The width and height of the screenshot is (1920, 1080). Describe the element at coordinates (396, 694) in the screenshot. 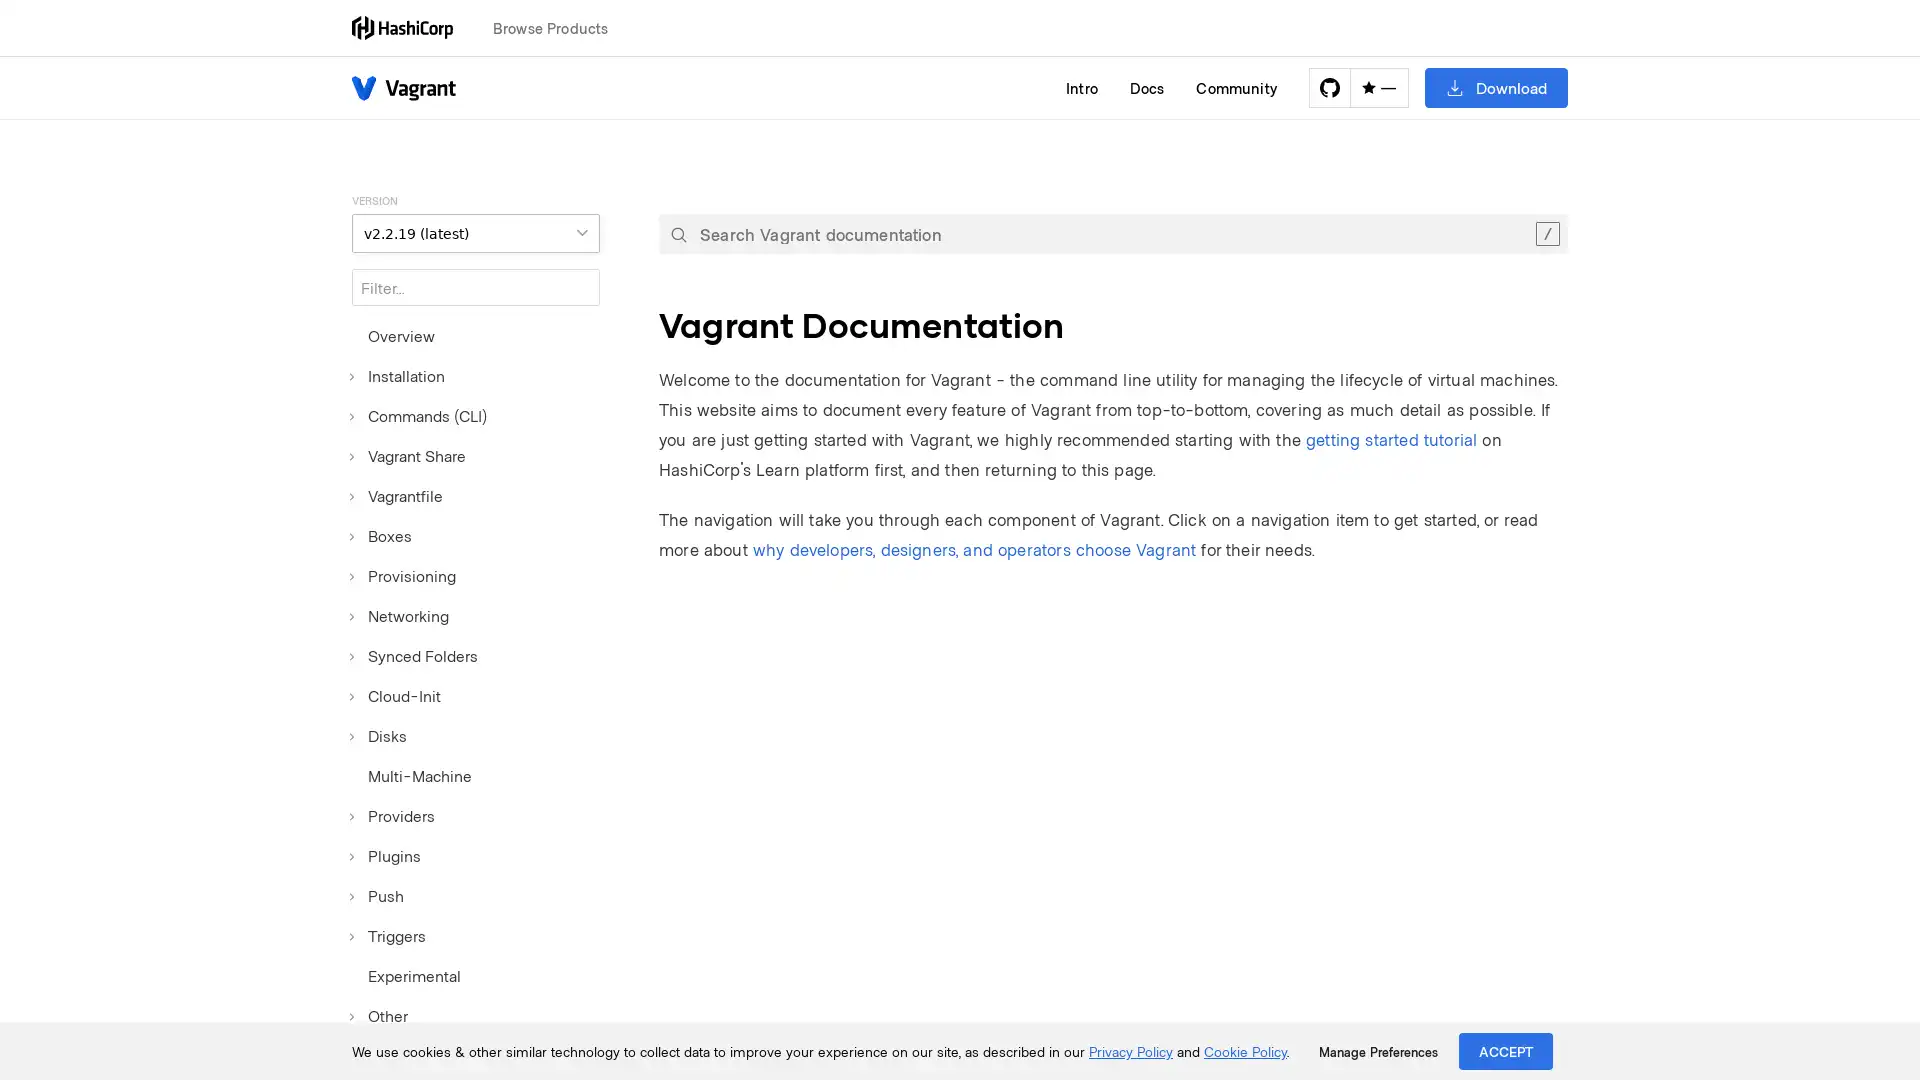

I see `Cloud-Init` at that location.